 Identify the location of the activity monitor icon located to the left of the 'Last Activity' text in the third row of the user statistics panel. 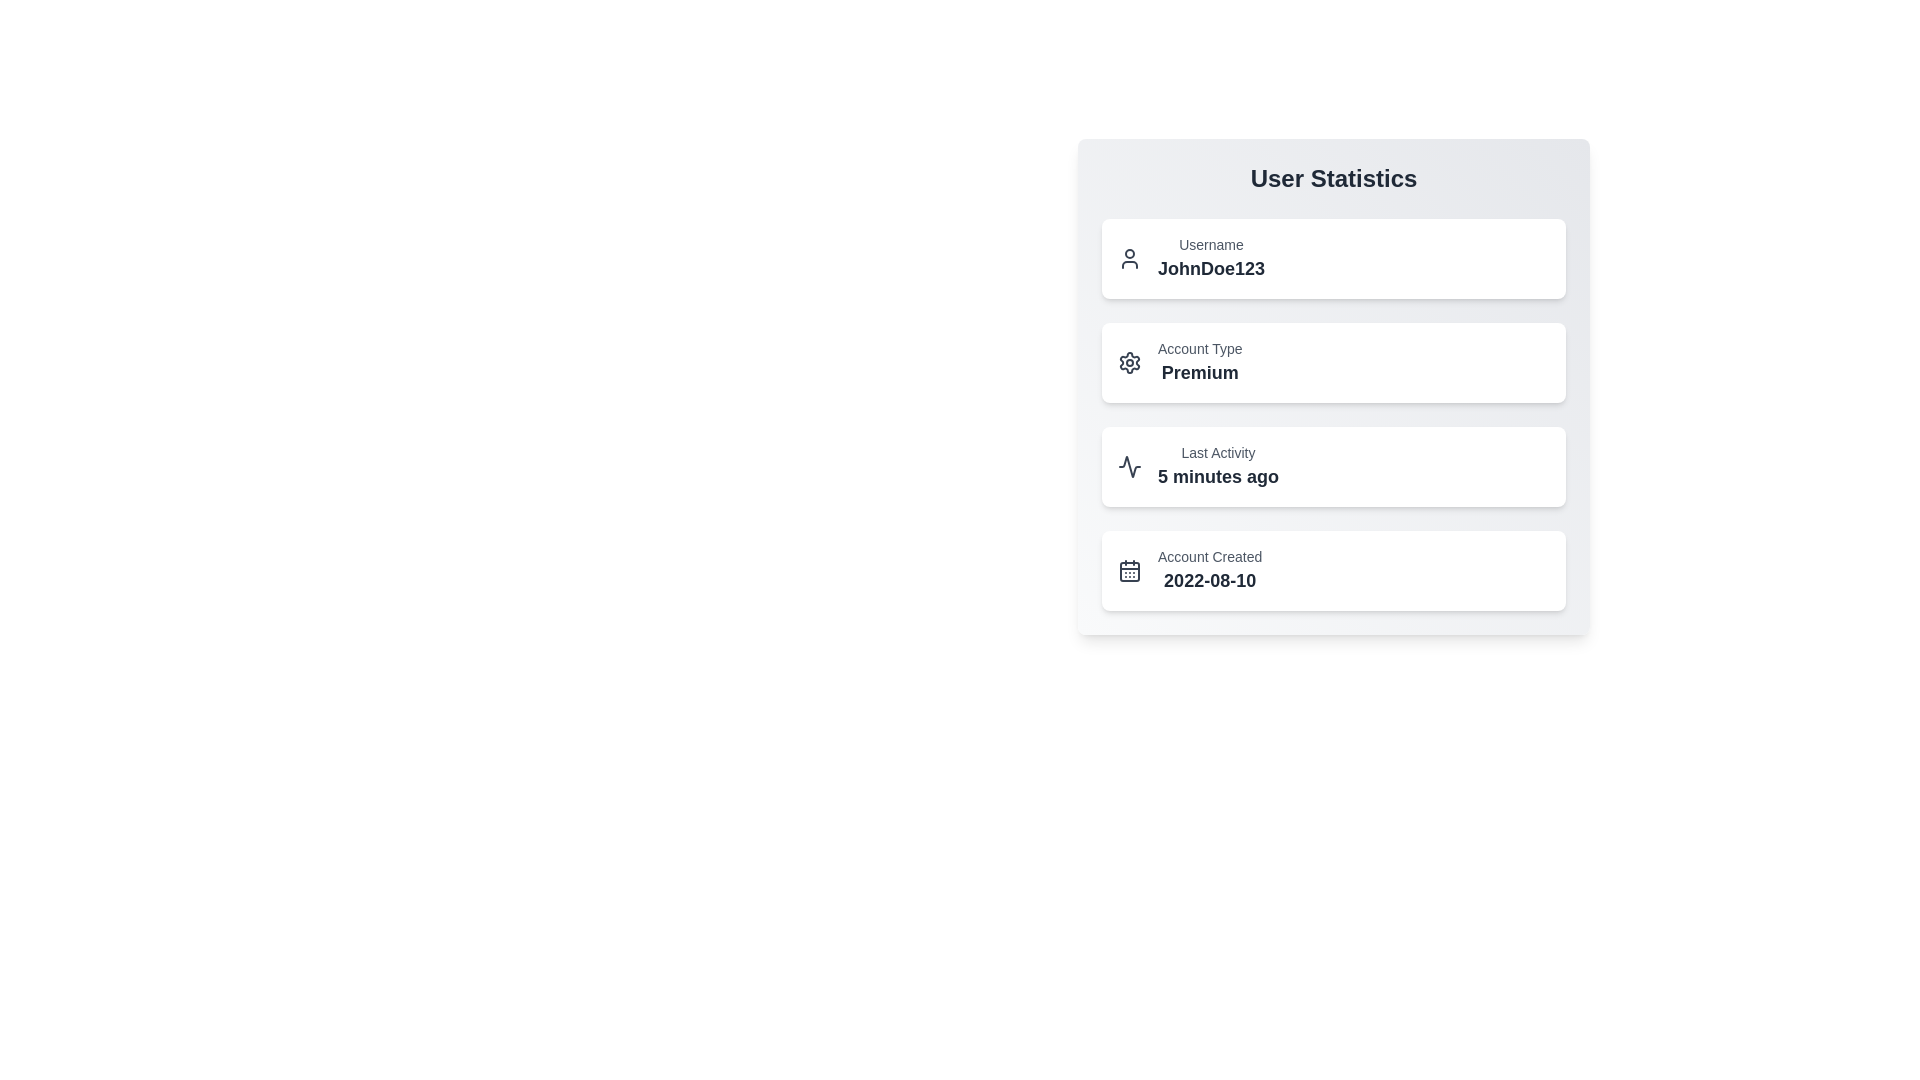
(1129, 466).